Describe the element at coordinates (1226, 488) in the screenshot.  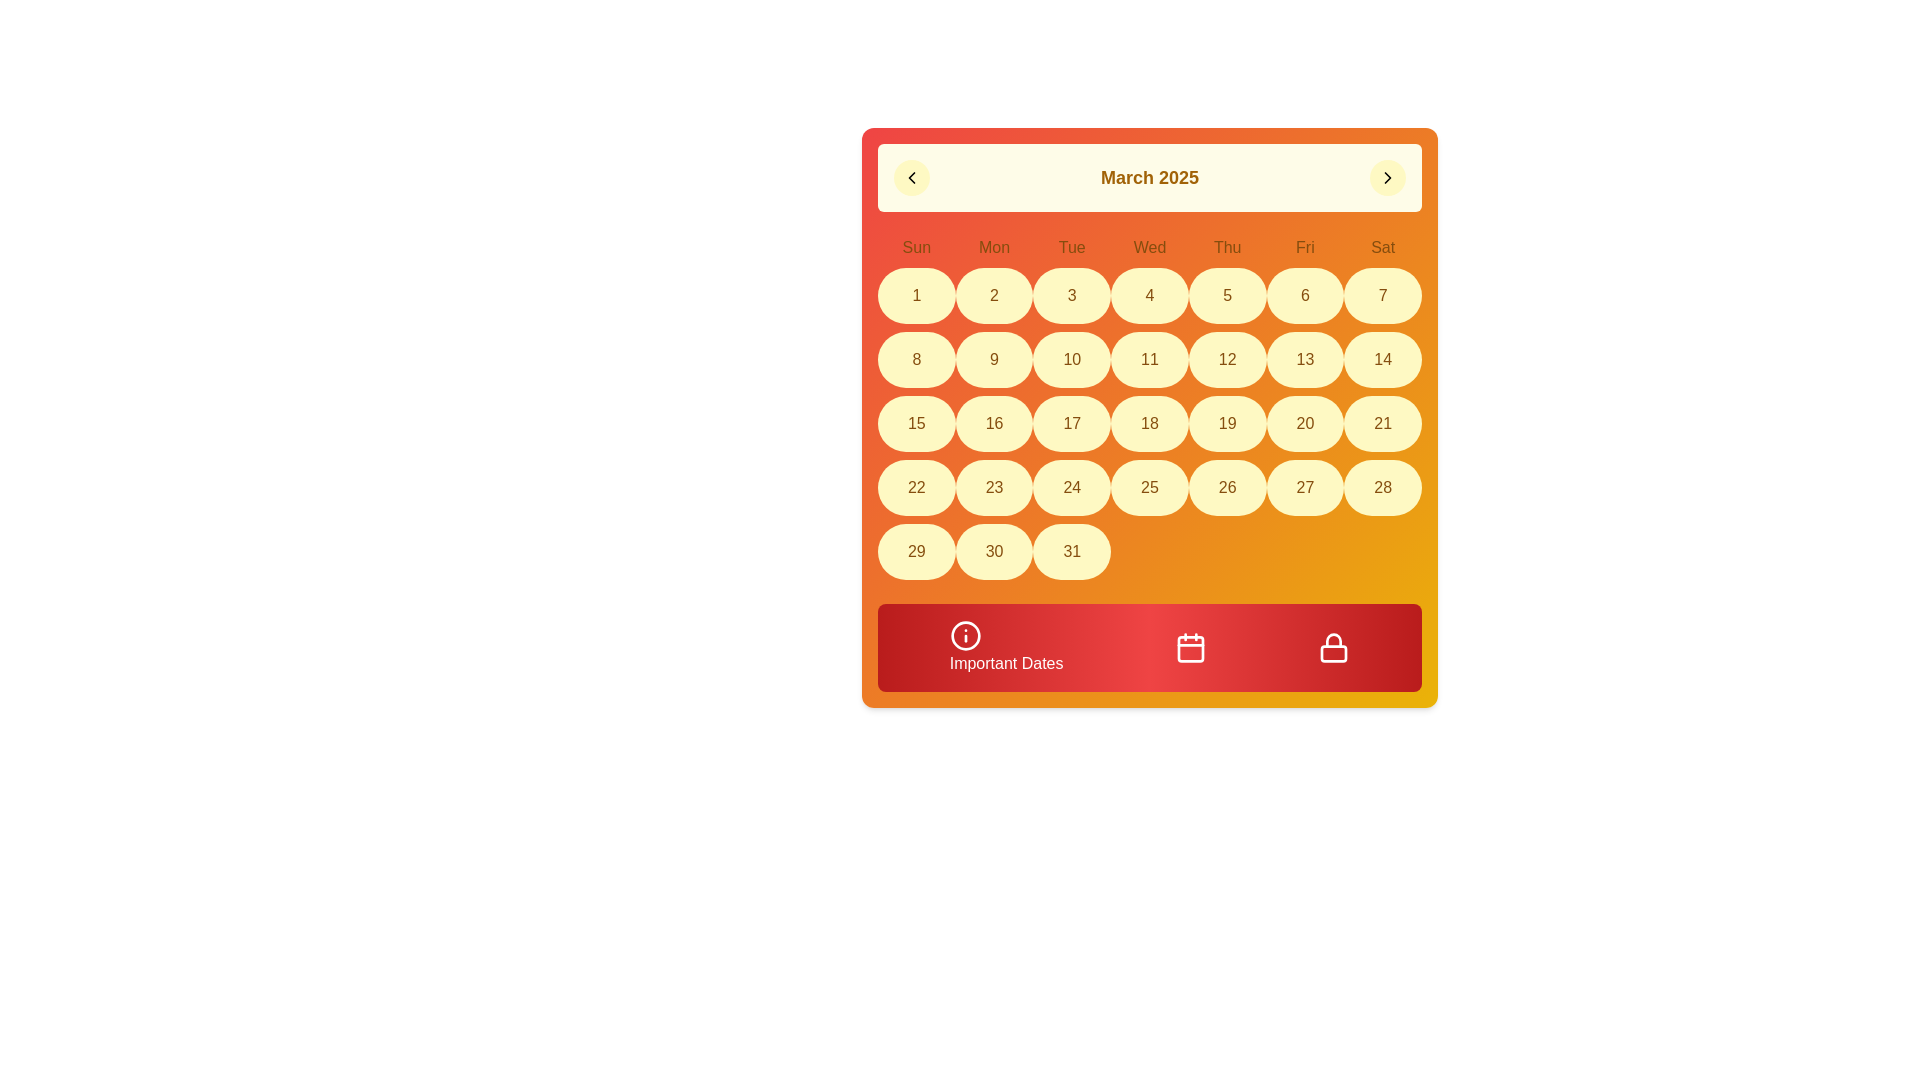
I see `the button representing the 26th day in the calendar located under 'Thu' in the grid layout` at that location.